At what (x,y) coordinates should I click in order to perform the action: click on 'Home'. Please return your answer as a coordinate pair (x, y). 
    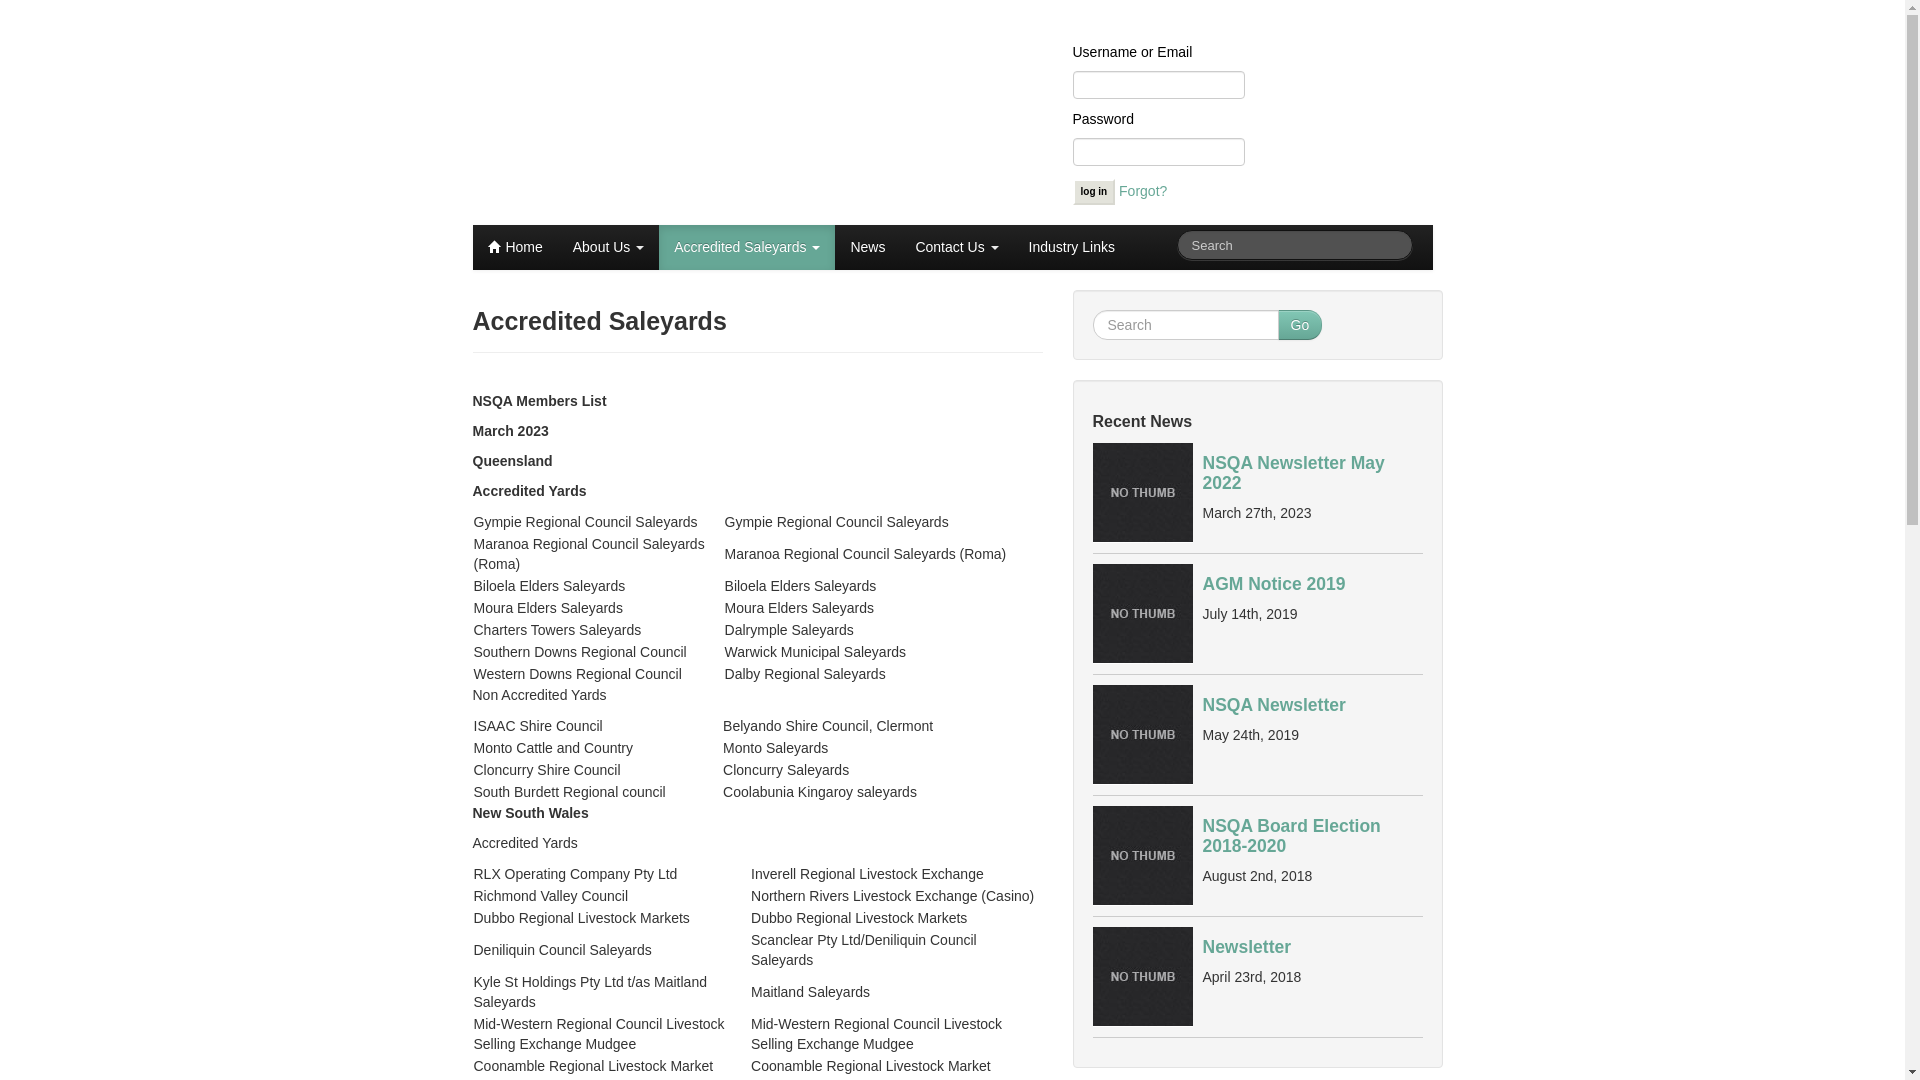
    Looking at the image, I should click on (514, 246).